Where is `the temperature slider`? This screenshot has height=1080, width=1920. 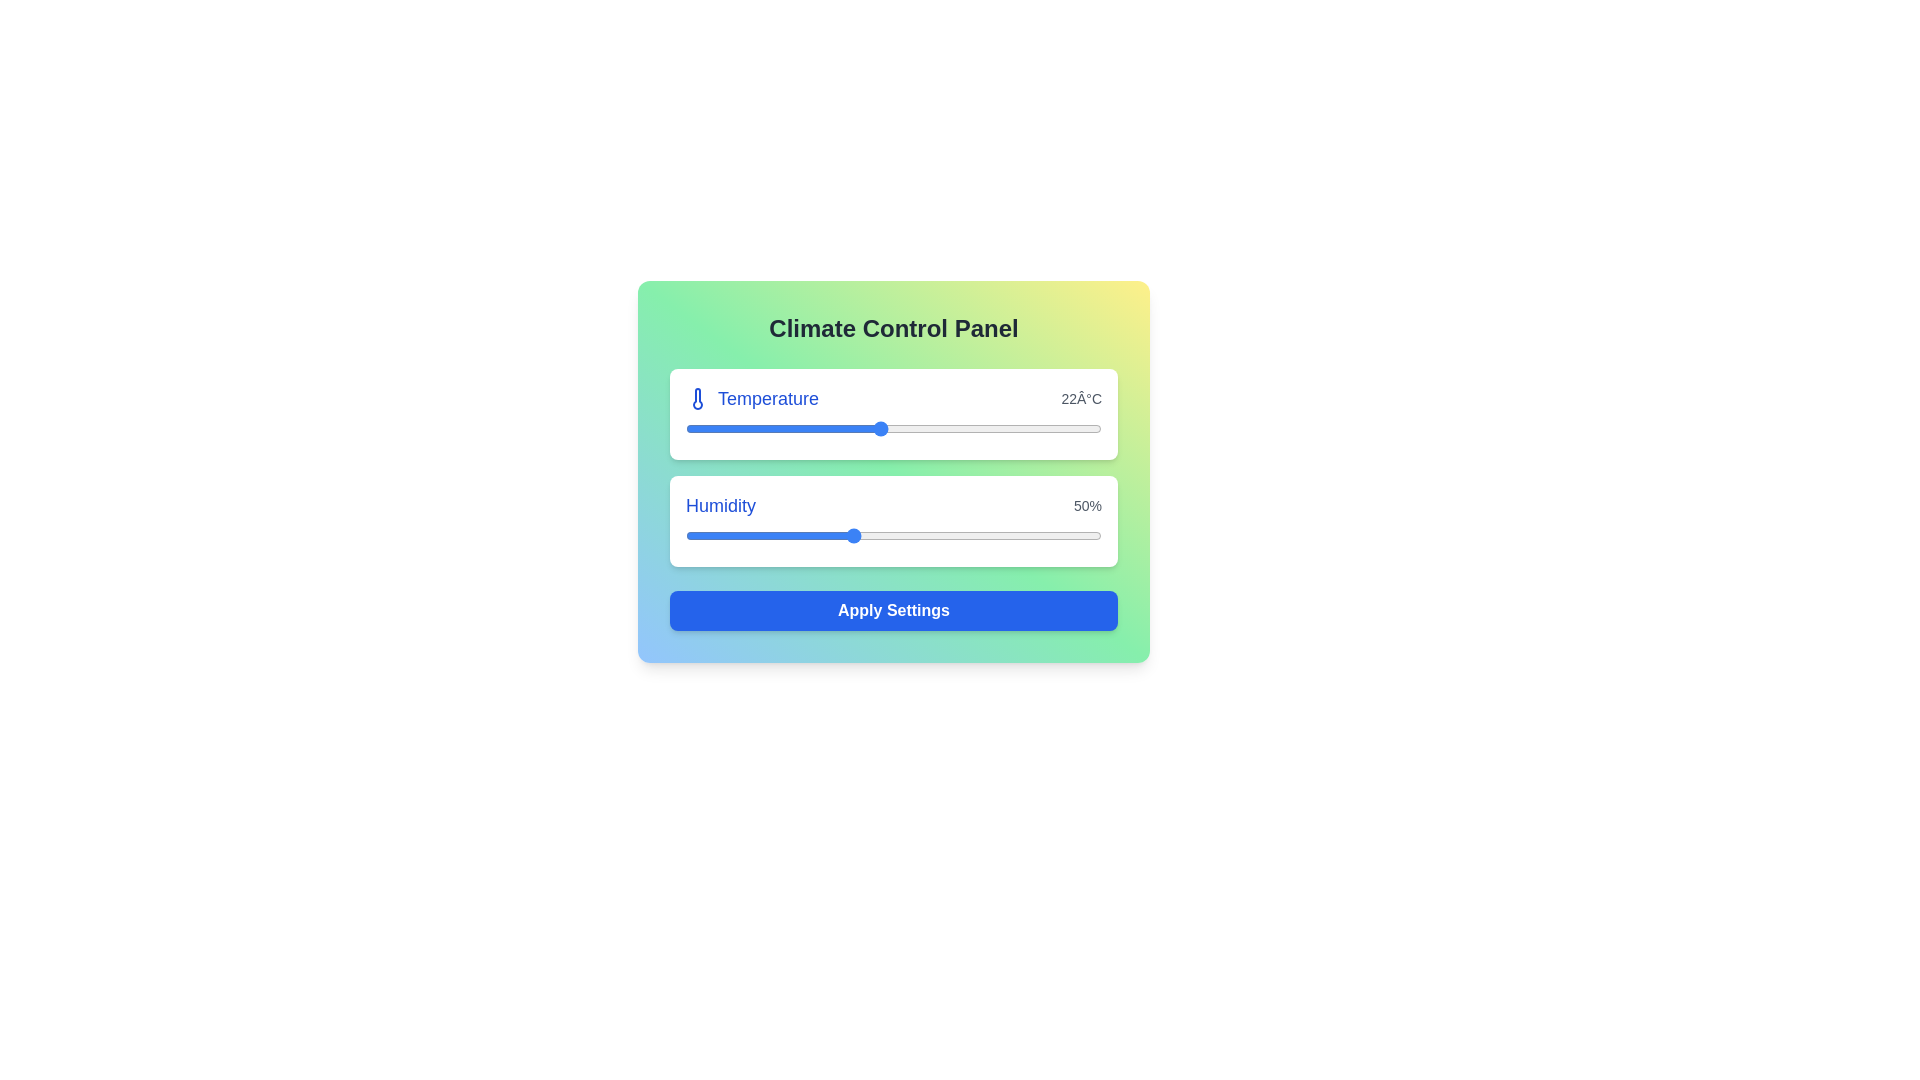
the temperature slider is located at coordinates (963, 427).